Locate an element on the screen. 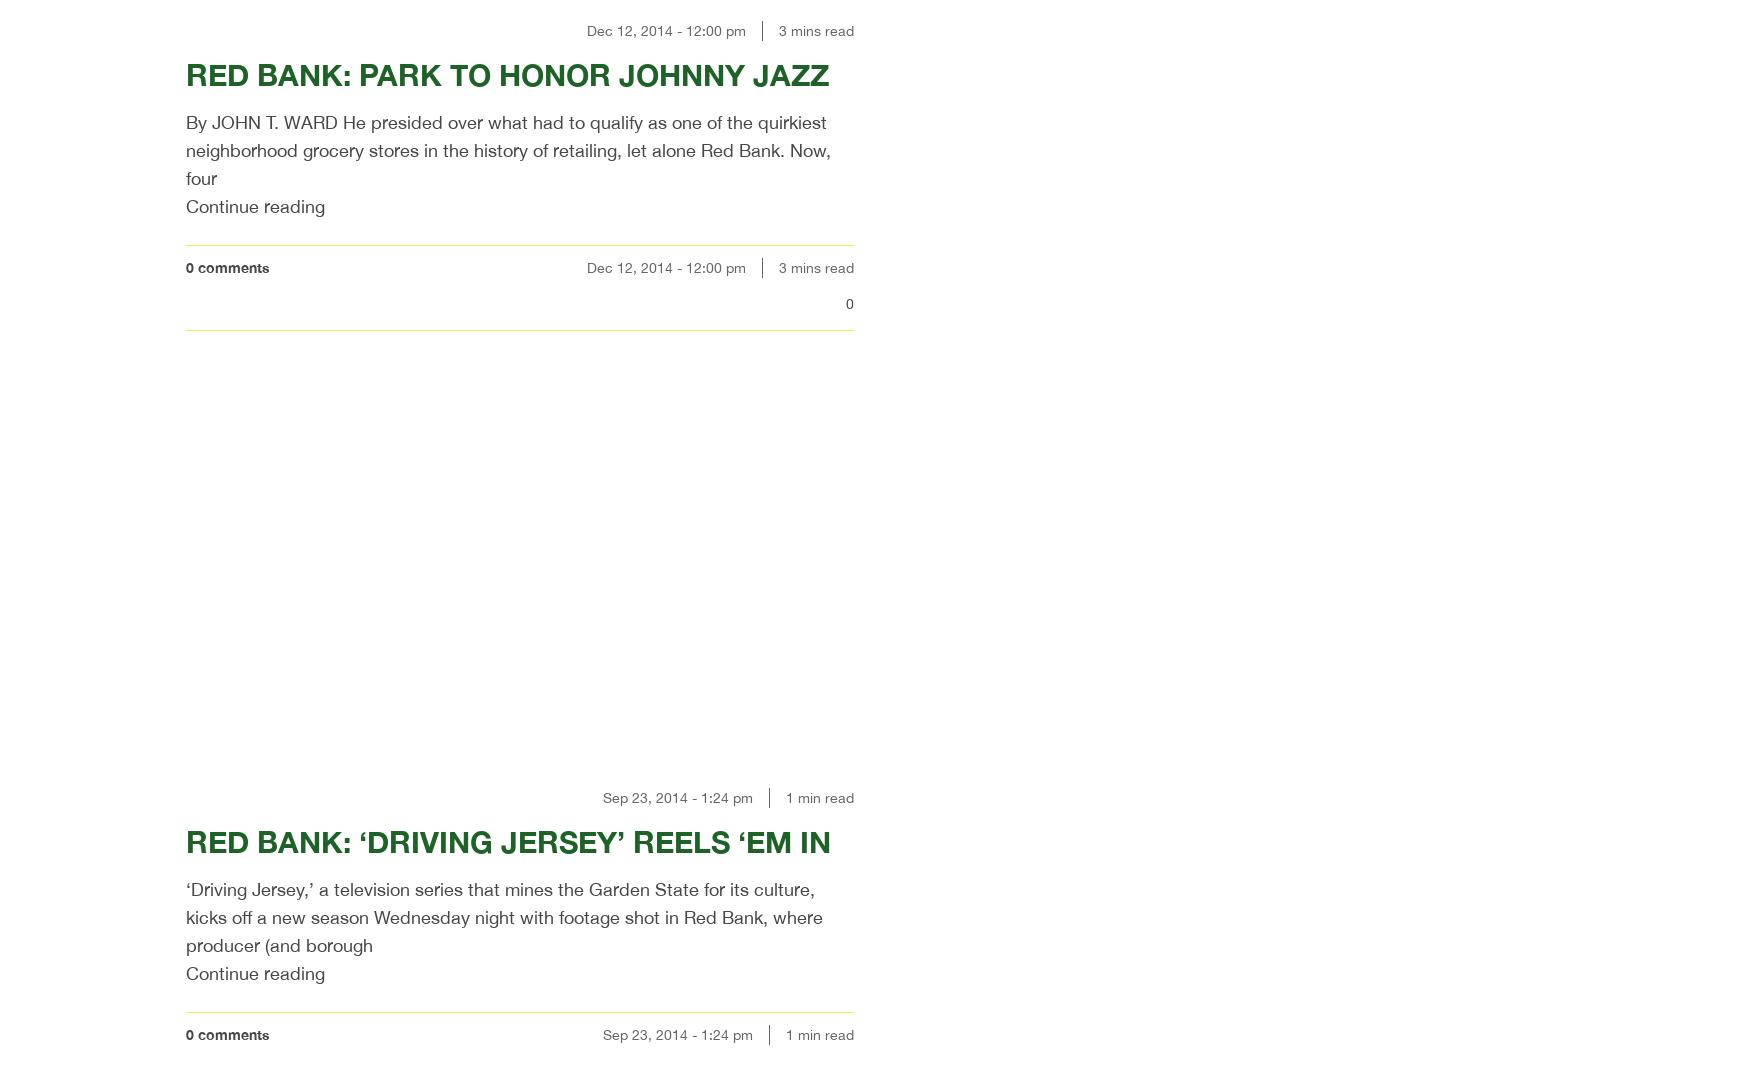 The image size is (1740, 1066). 'RED BANK: ‘DRIVING JERSEY’ REELS ‘EM IN' is located at coordinates (507, 842).